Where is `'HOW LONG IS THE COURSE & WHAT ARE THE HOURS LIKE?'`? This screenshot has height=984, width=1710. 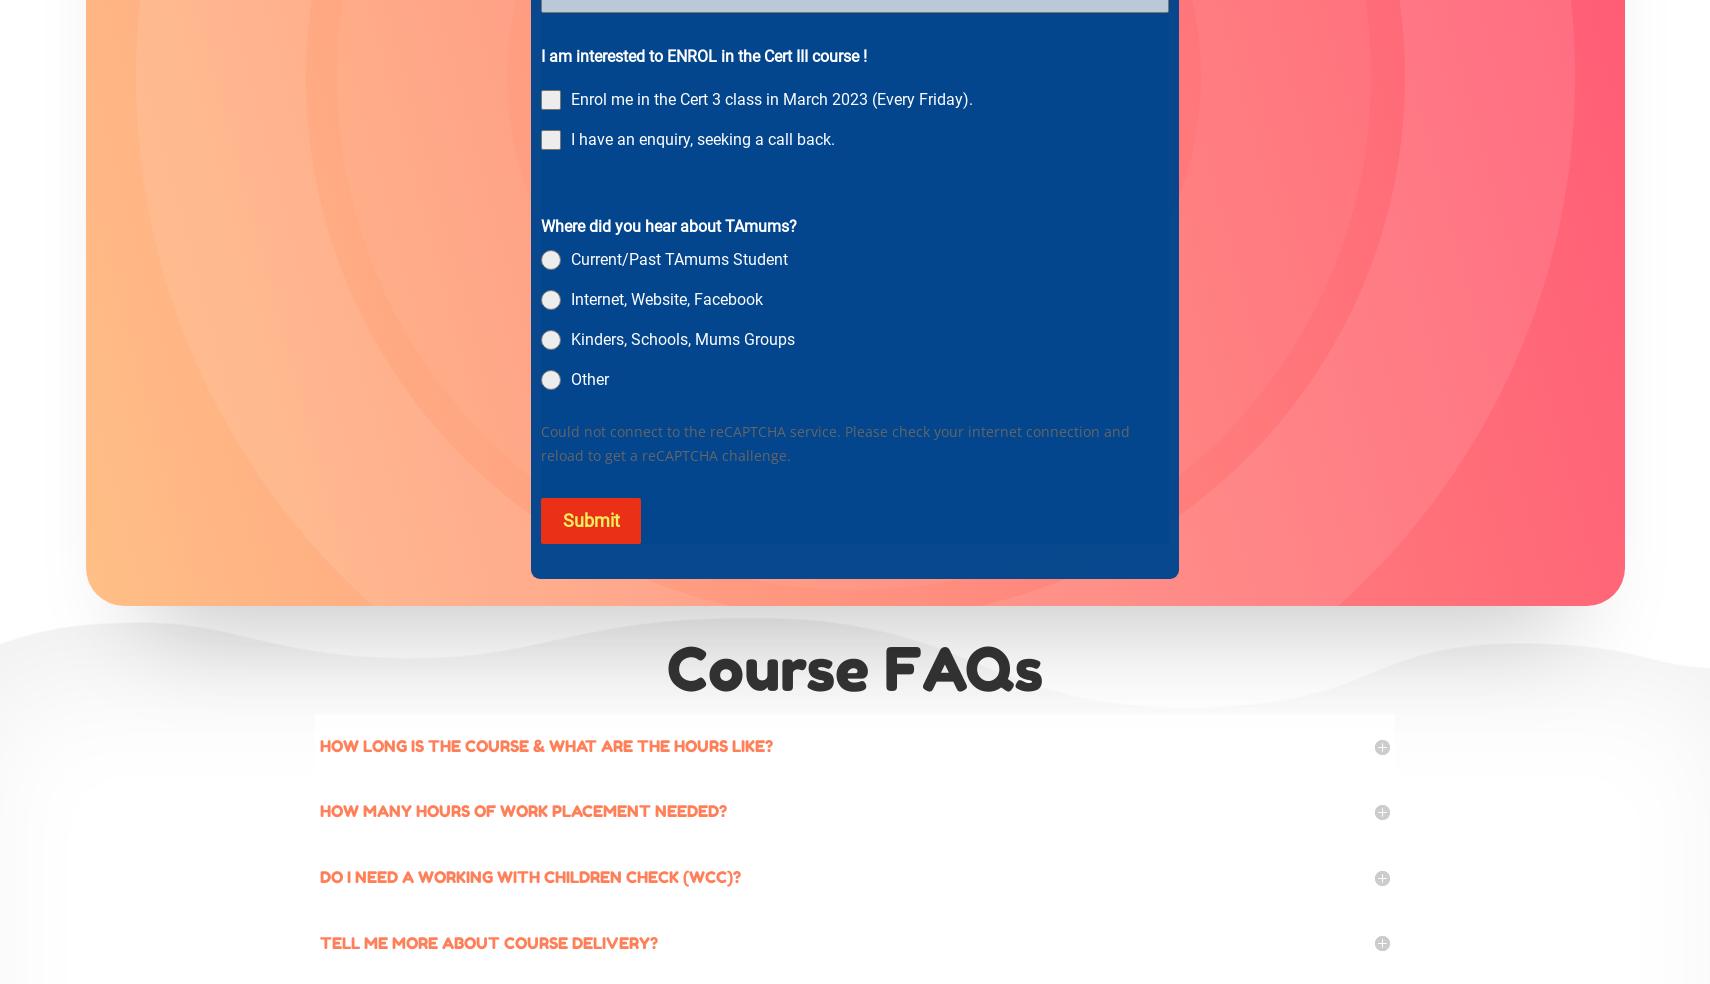
'HOW LONG IS THE COURSE & WHAT ARE THE HOURS LIKE?' is located at coordinates (546, 743).